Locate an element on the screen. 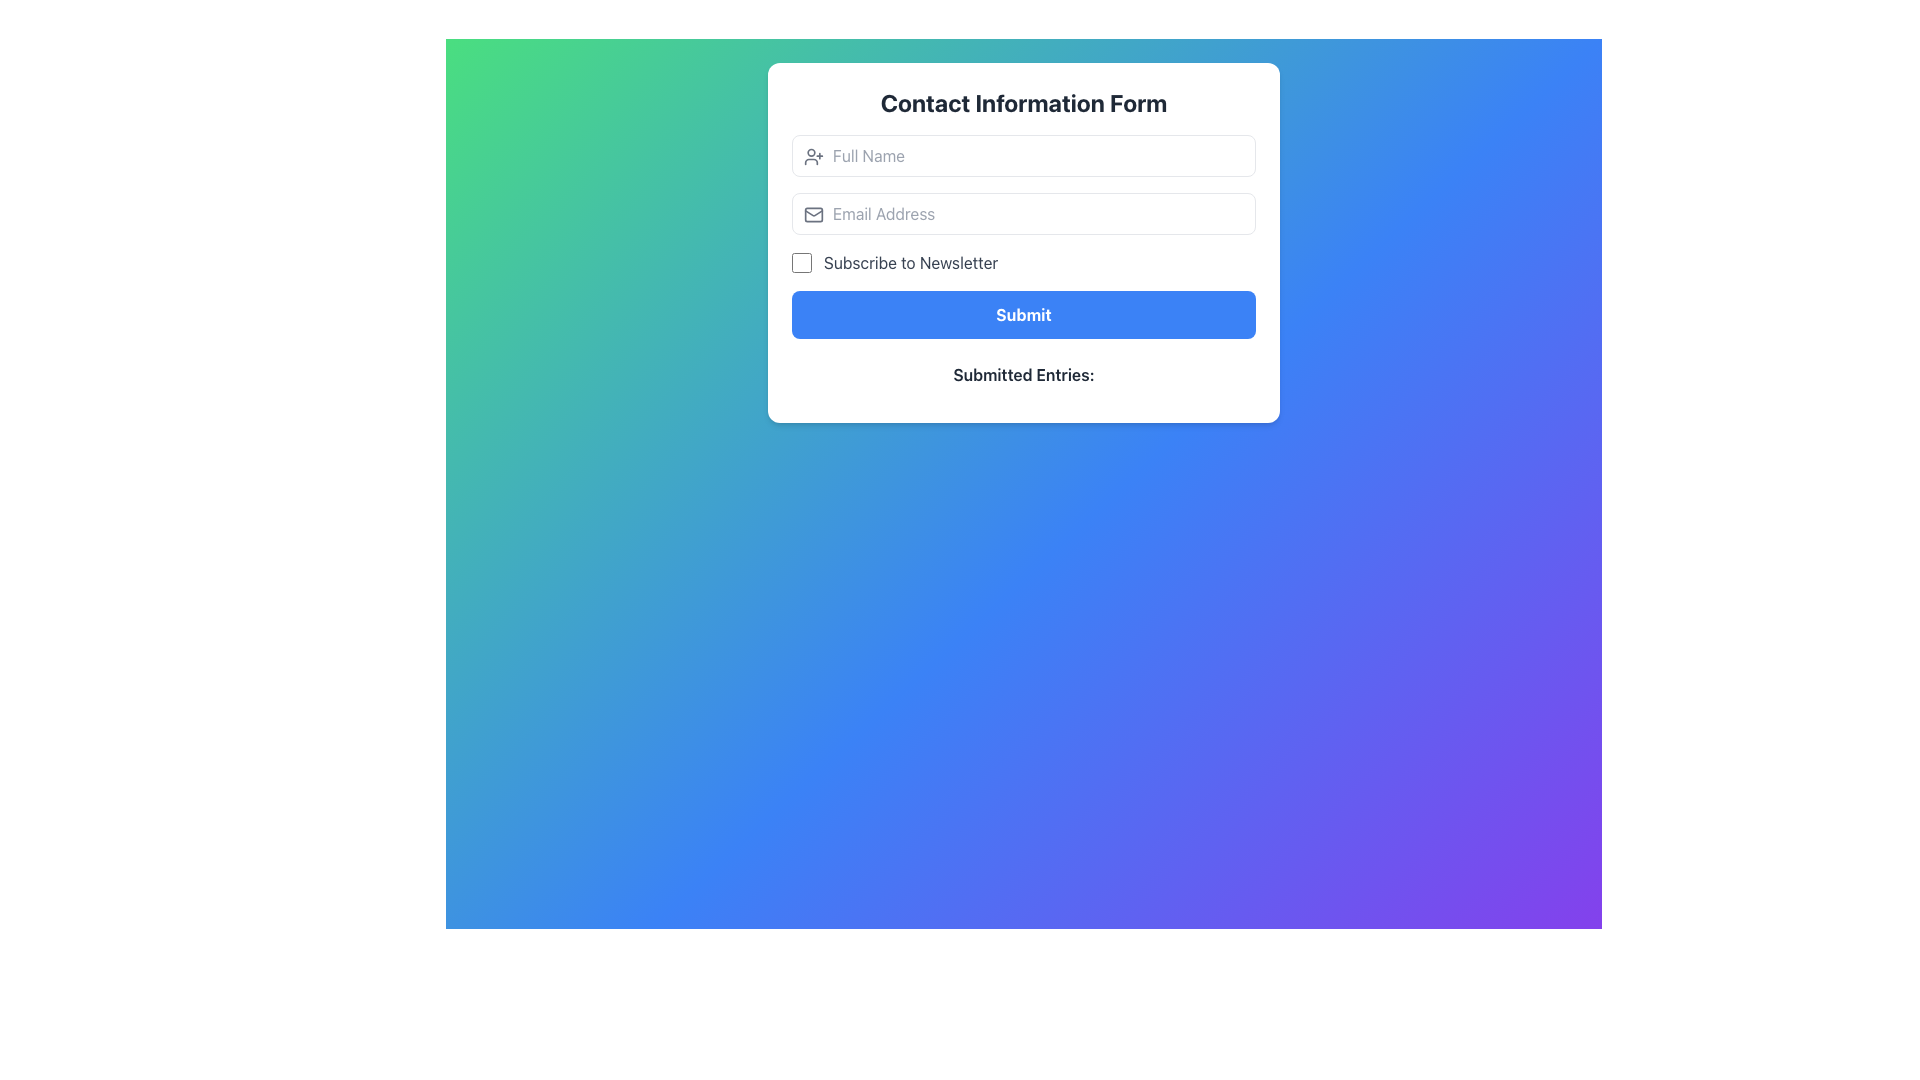  the rectangular component of the mail icon, which is styled with no fill and an outlined stroke, representing the body of an envelope located to the left of the email input field is located at coordinates (814, 215).